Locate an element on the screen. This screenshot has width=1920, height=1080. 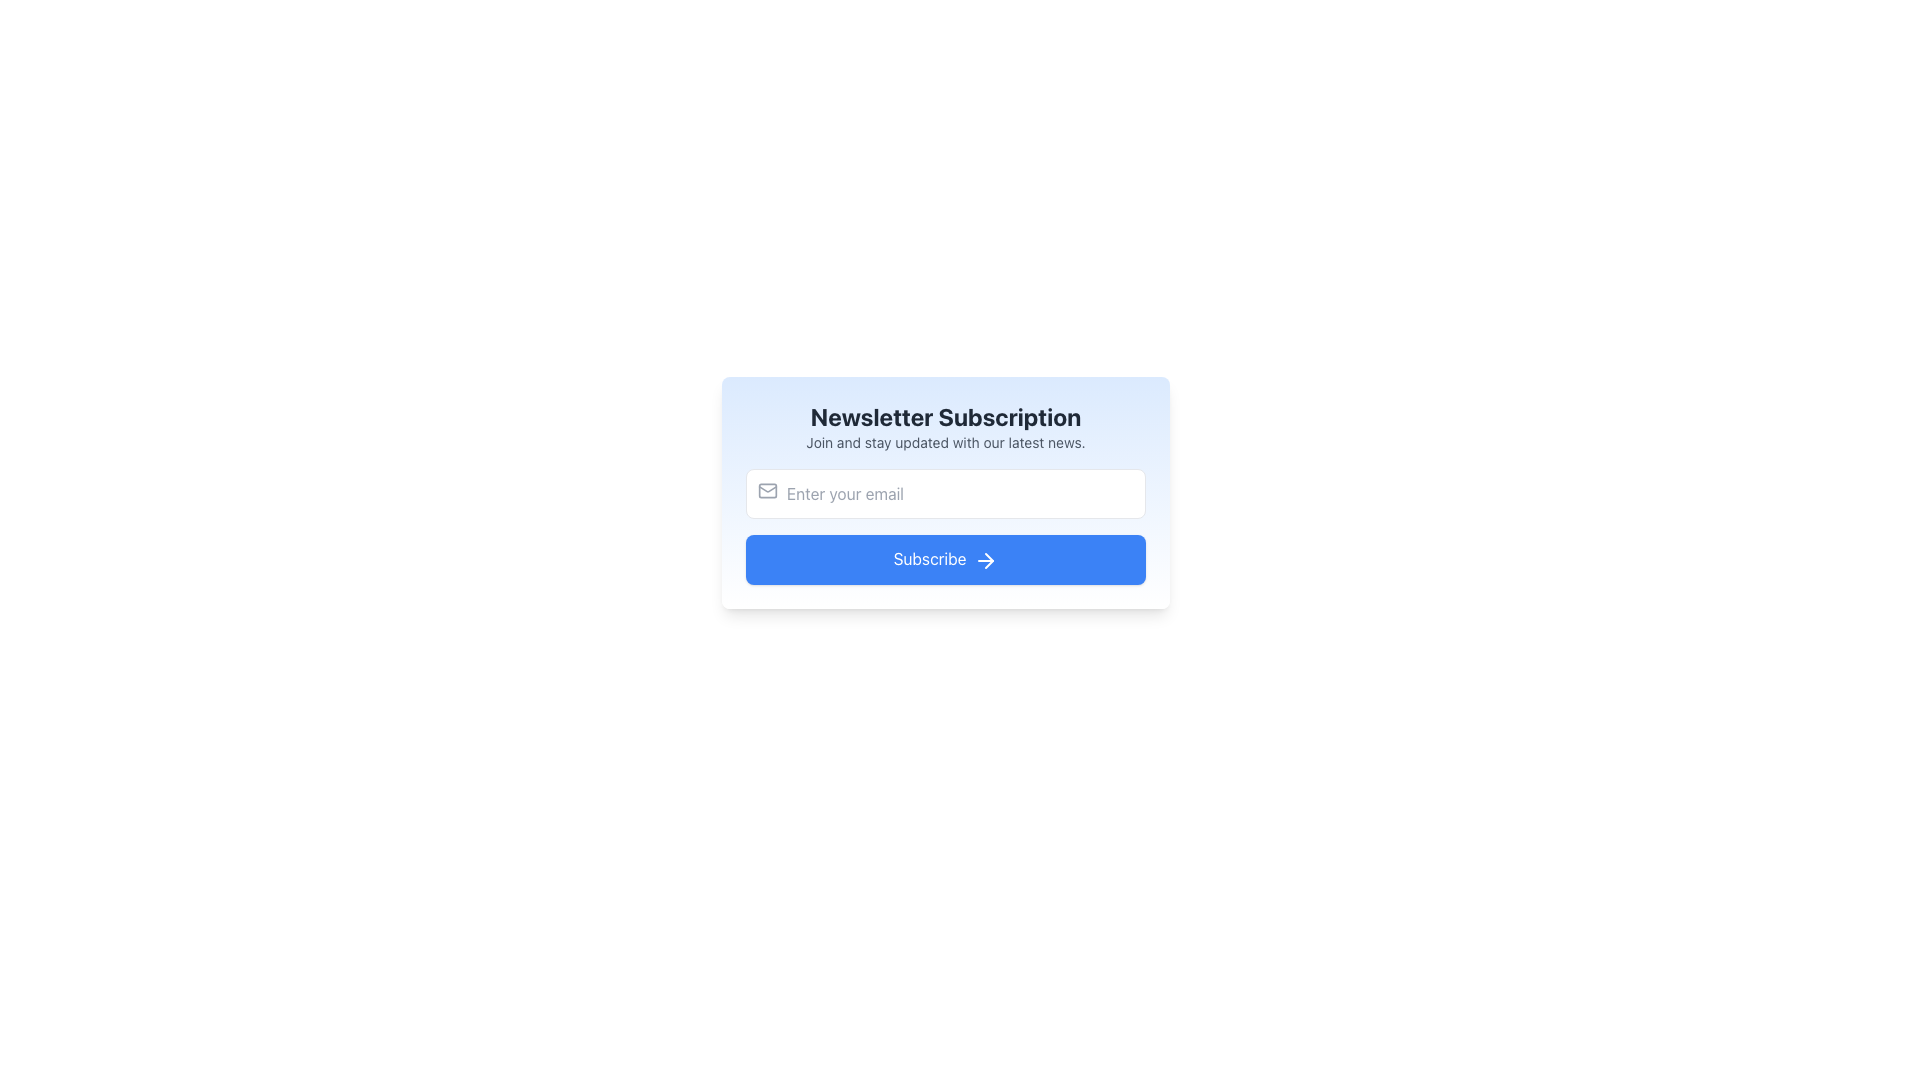
the 'Subscribe' button with a blue background and white text to observe its hover effects is located at coordinates (944, 559).